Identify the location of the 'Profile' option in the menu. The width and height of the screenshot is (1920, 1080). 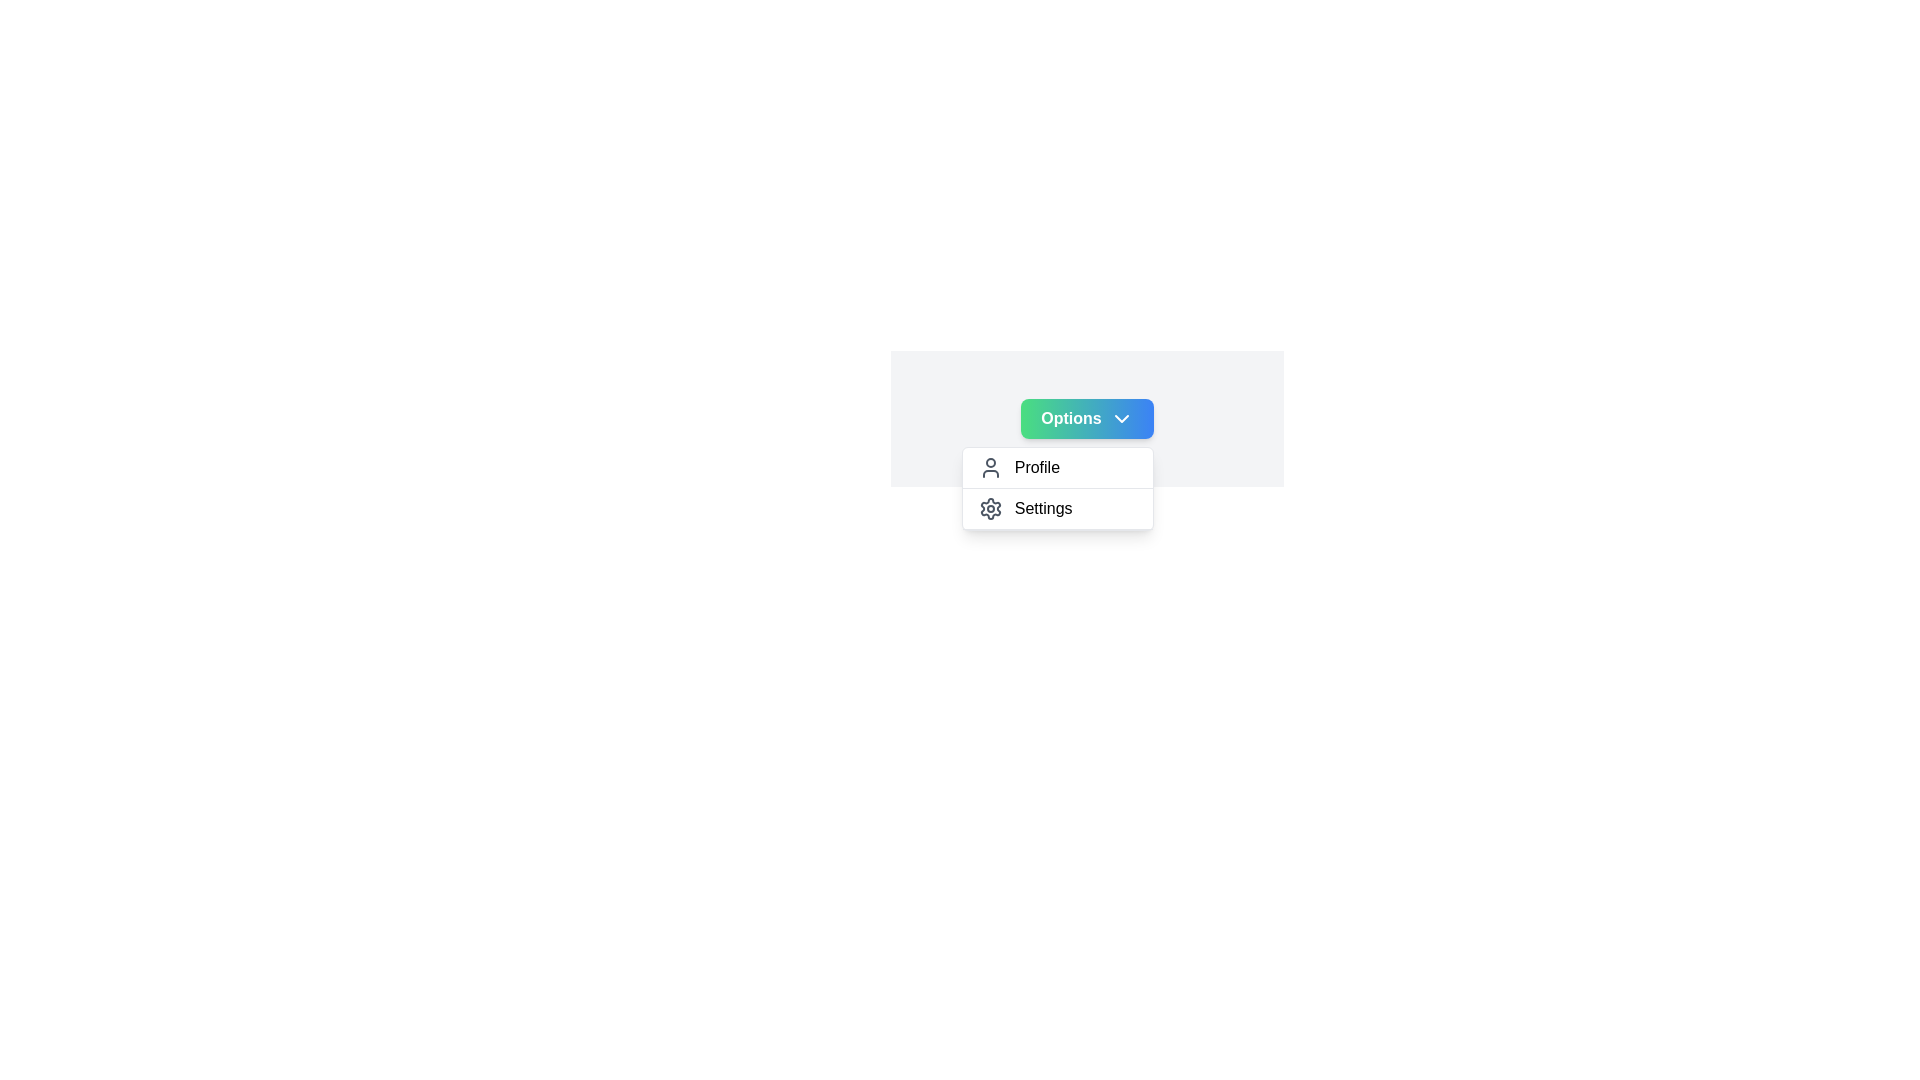
(1055, 467).